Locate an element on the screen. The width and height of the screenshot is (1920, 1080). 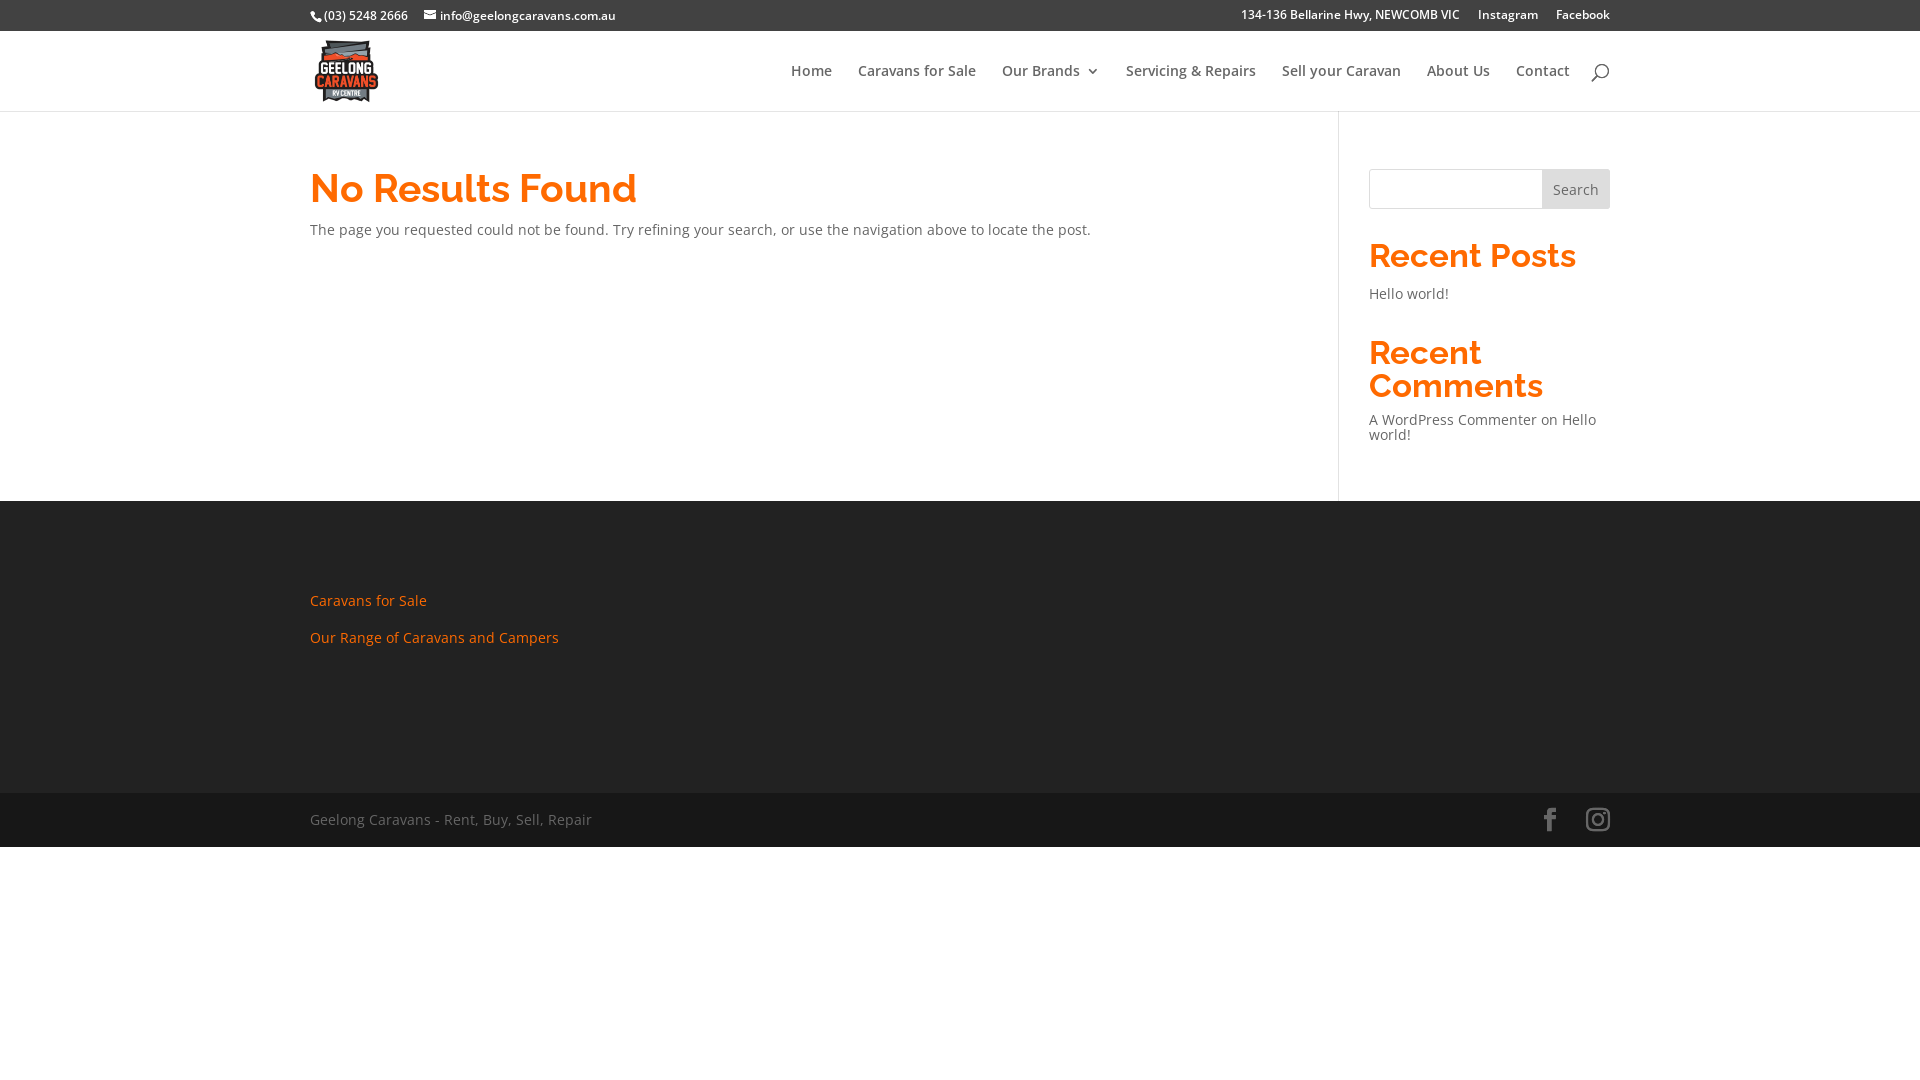
'Servicing & Repairs' is located at coordinates (1126, 86).